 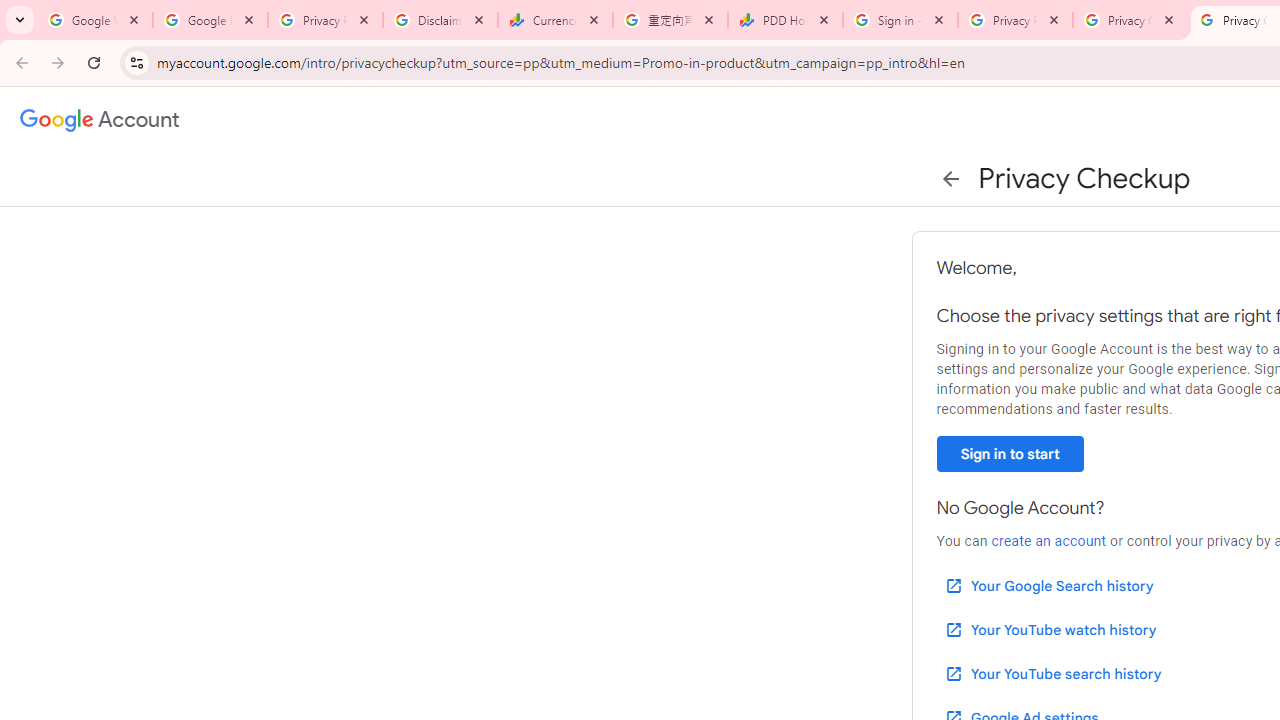 What do you see at coordinates (1130, 20) in the screenshot?
I see `'Privacy Checkup'` at bounding box center [1130, 20].